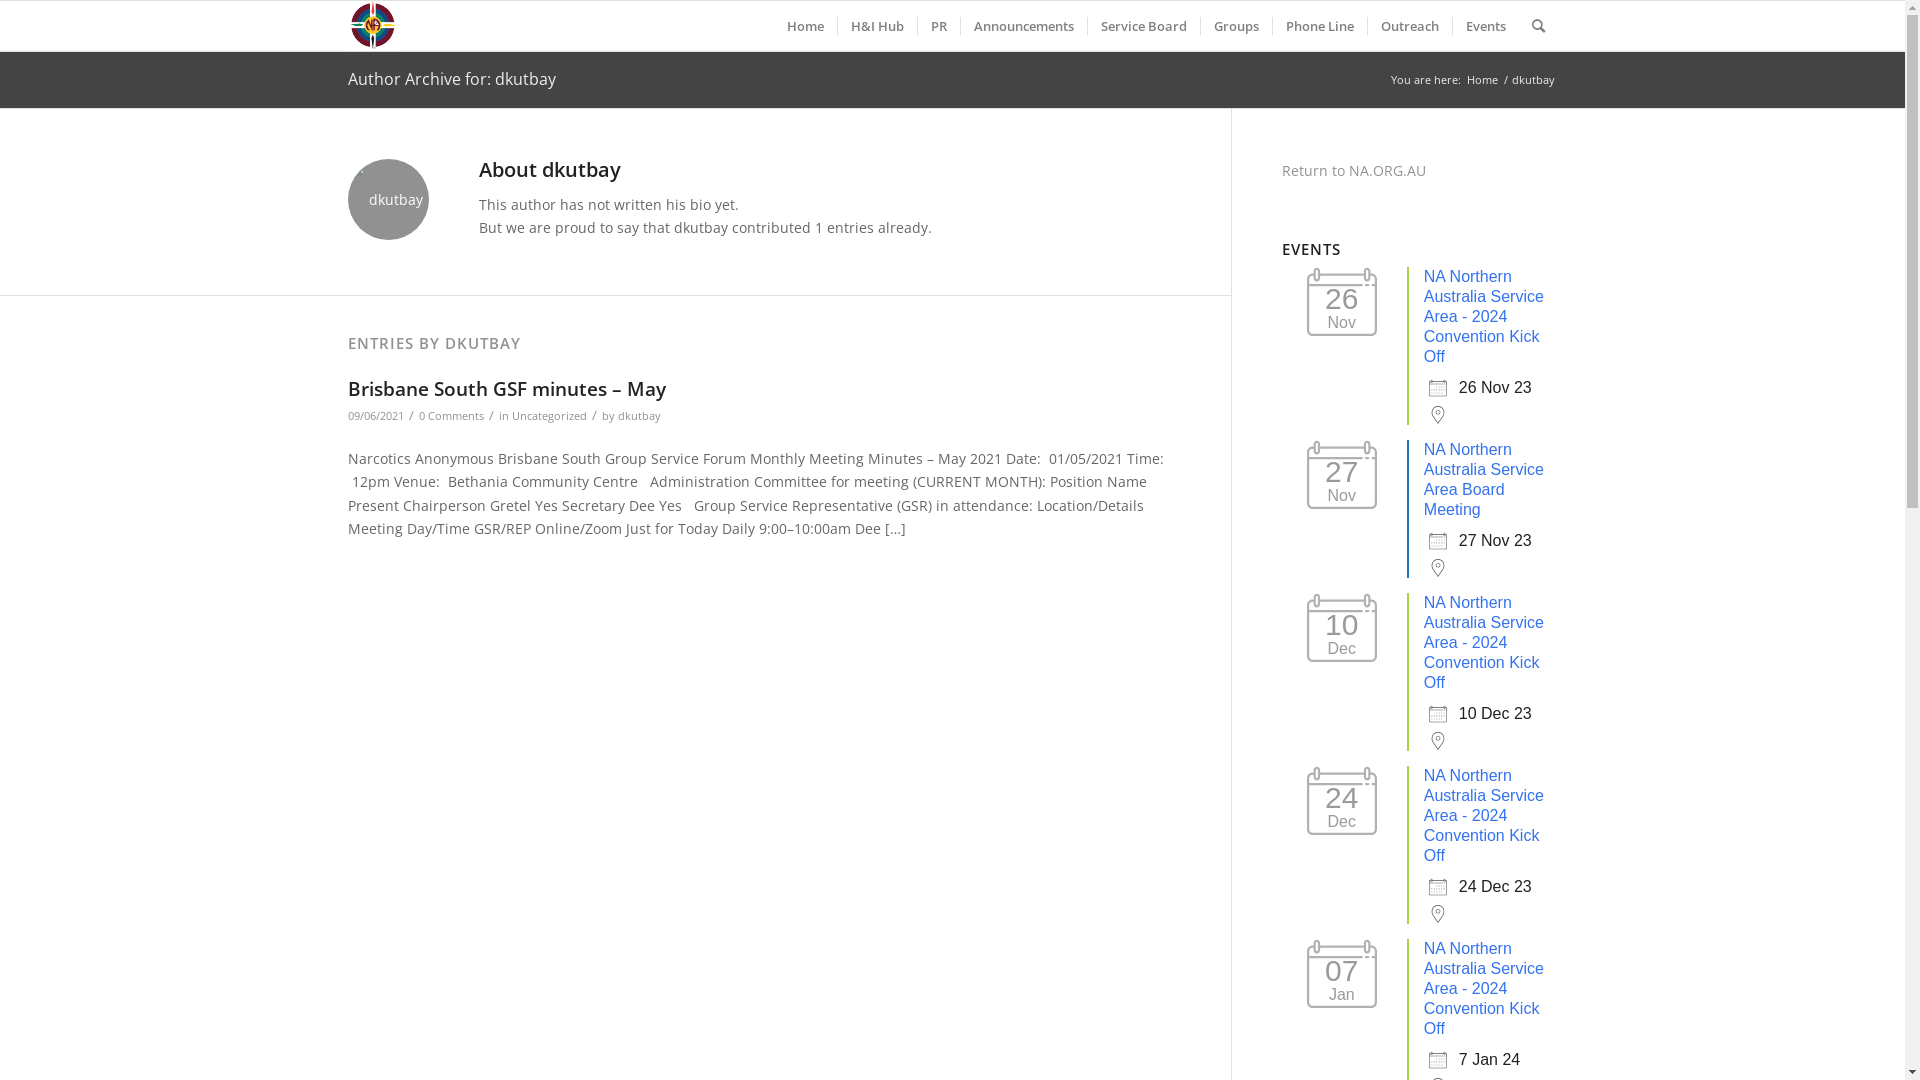 This screenshot has width=1920, height=1080. What do you see at coordinates (1365, 26) in the screenshot?
I see `'Outreach'` at bounding box center [1365, 26].